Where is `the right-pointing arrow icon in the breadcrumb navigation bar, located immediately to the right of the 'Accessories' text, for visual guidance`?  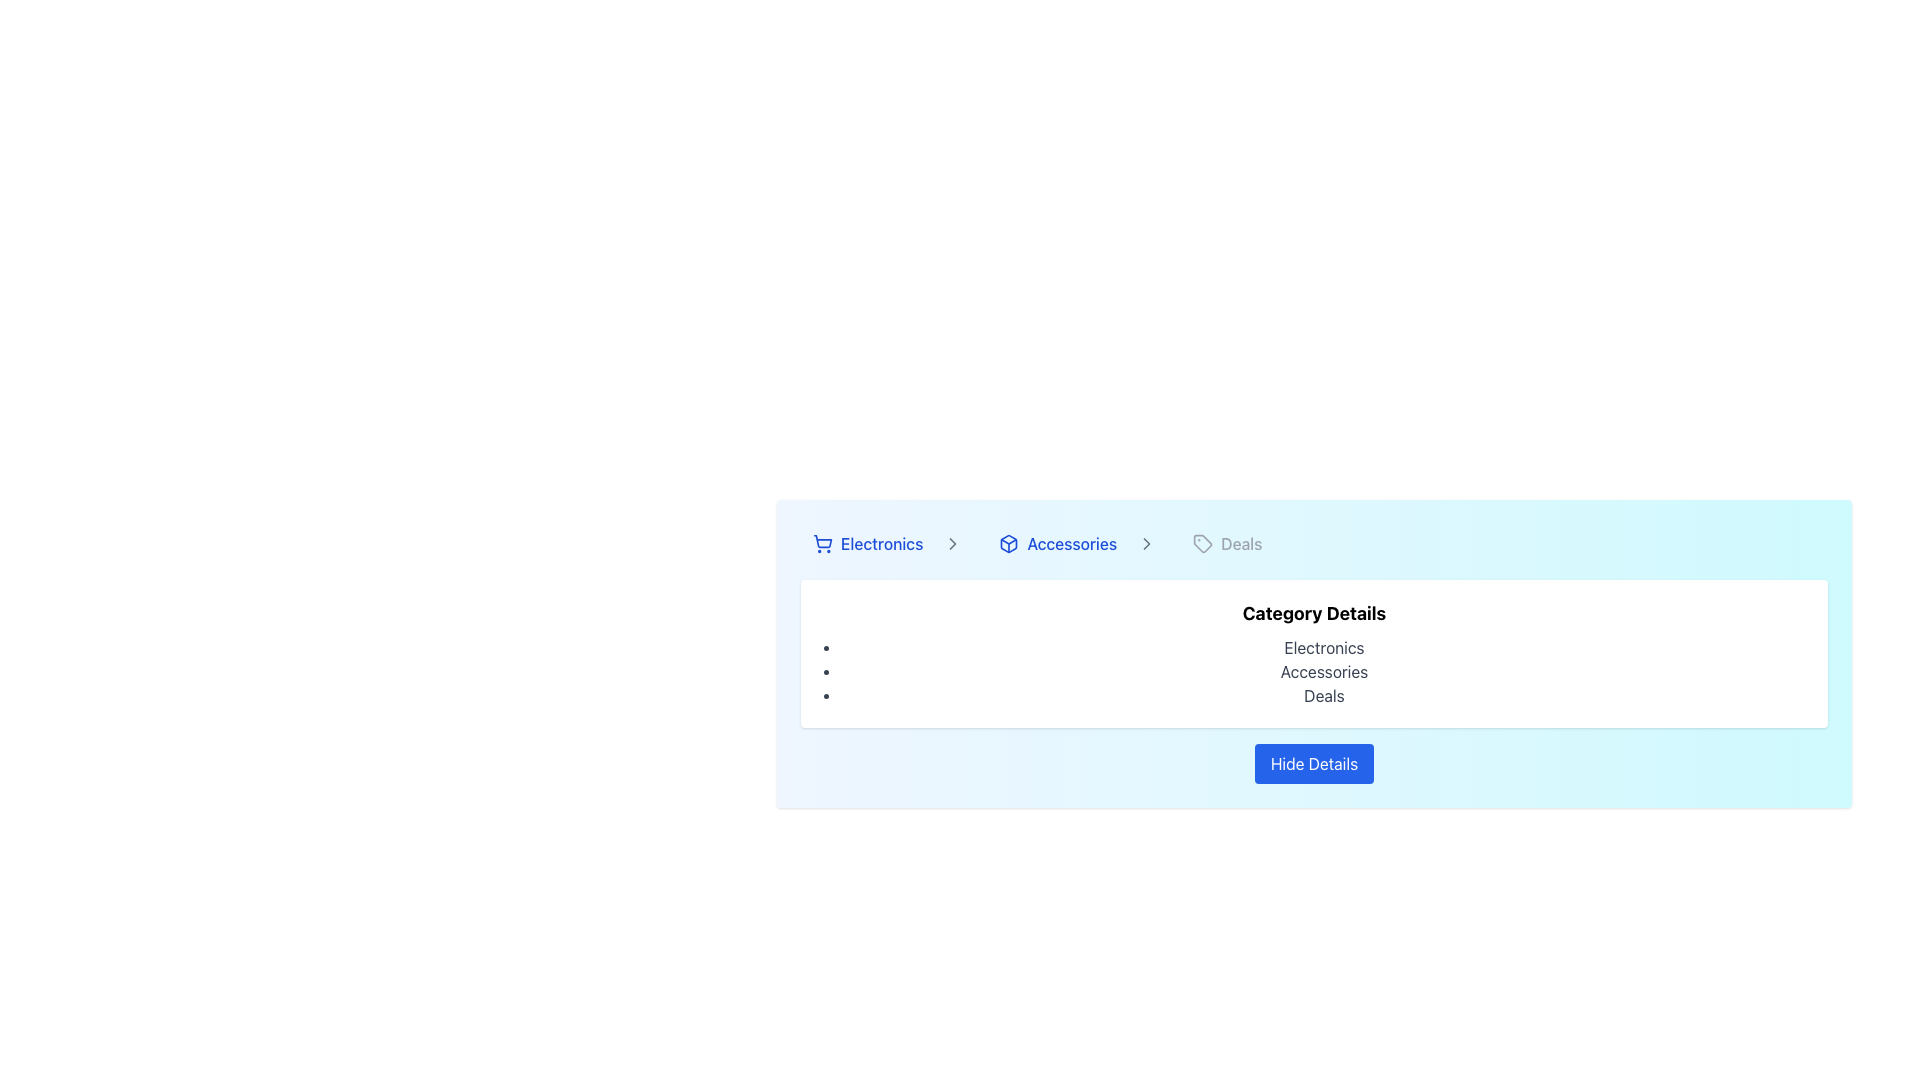 the right-pointing arrow icon in the breadcrumb navigation bar, located immediately to the right of the 'Accessories' text, for visual guidance is located at coordinates (1147, 543).